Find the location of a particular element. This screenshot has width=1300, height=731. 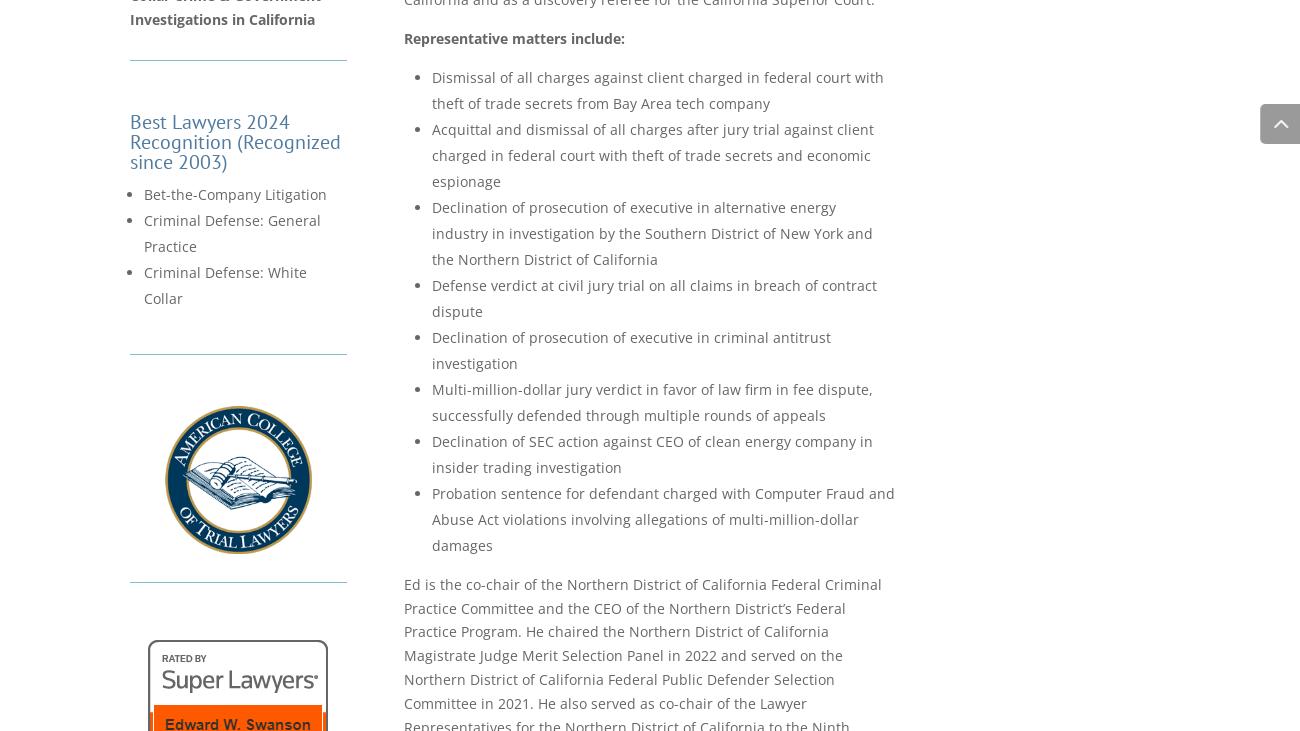

'Declination of prosecution of executive in criminal antitrust investigation' is located at coordinates (631, 348).